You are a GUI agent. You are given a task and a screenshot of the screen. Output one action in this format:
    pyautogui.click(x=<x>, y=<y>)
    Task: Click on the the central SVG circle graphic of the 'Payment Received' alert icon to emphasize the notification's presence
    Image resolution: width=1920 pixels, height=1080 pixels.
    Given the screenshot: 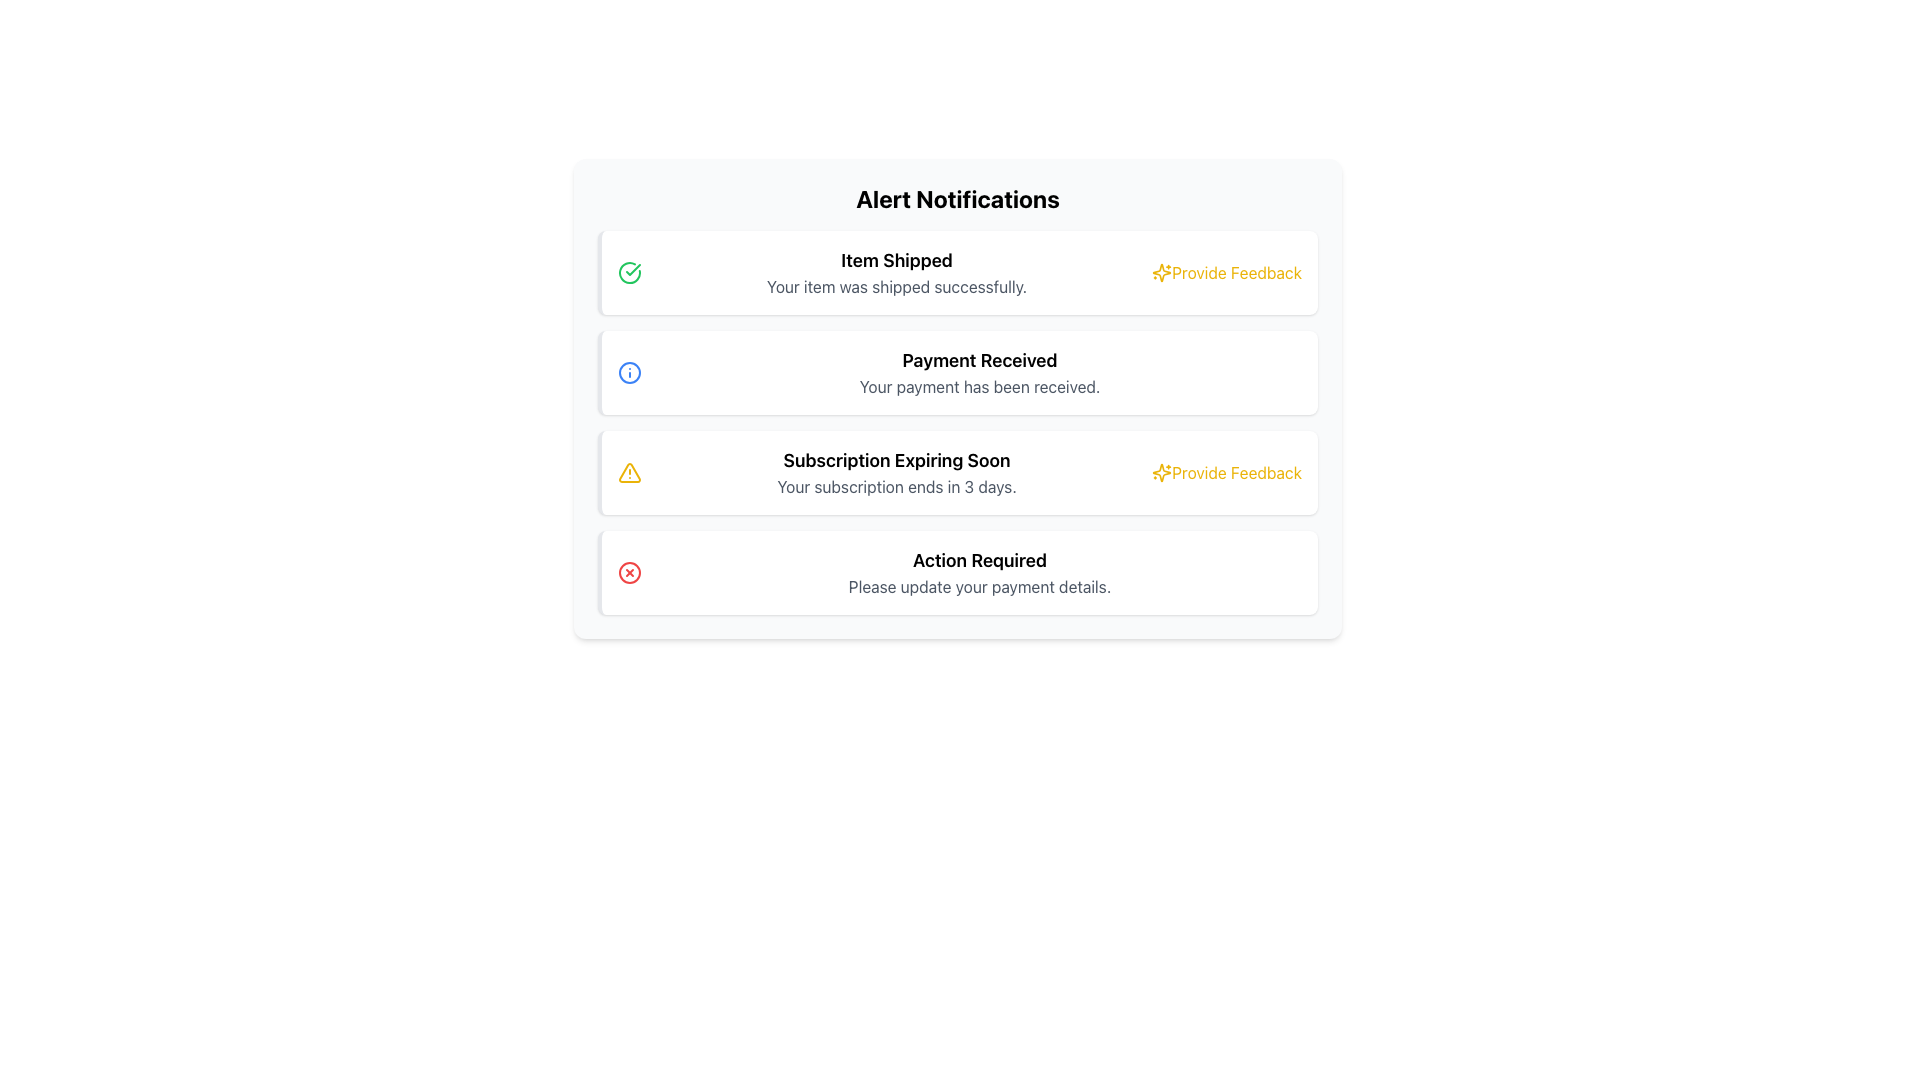 What is the action you would take?
    pyautogui.click(x=628, y=373)
    